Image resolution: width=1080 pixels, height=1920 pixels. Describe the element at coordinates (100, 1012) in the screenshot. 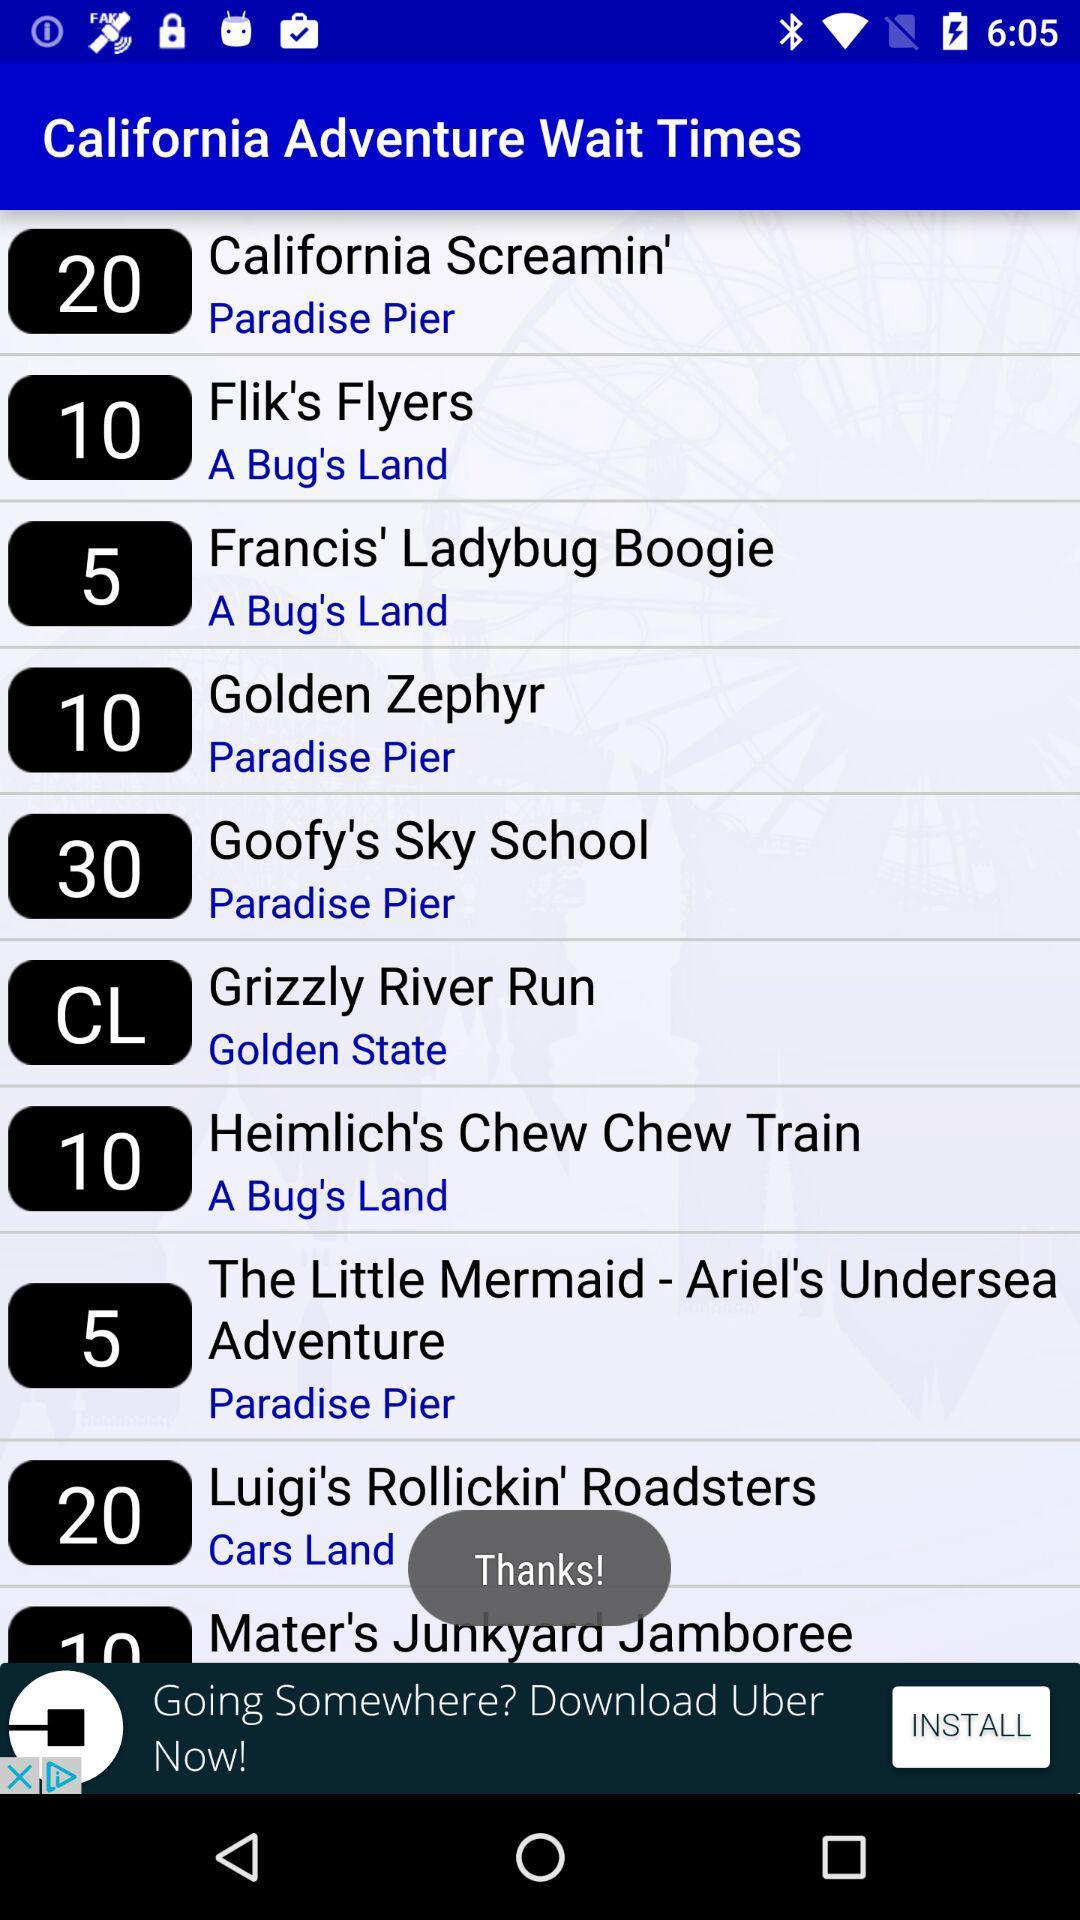

I see `item above the 10 item` at that location.